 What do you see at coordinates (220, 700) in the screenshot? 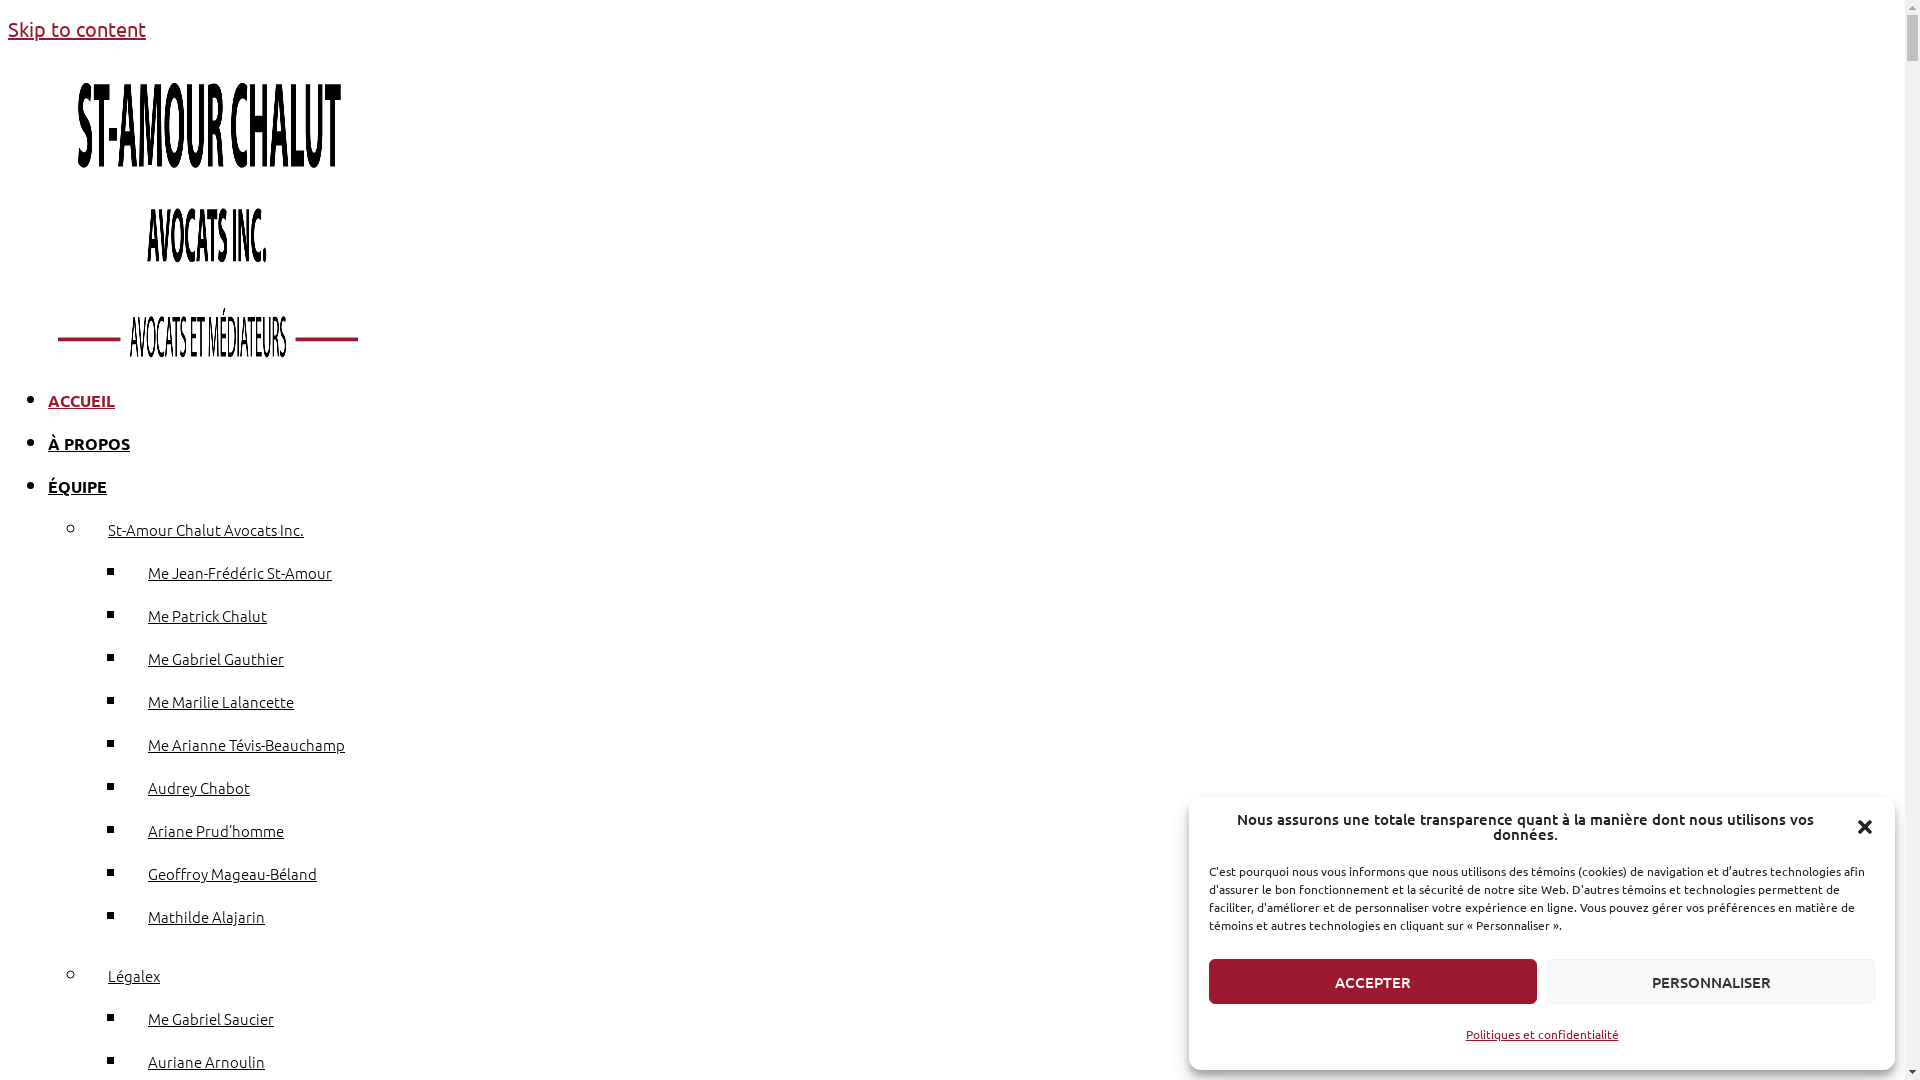
I see `'Me Marilie Lalancette'` at bounding box center [220, 700].